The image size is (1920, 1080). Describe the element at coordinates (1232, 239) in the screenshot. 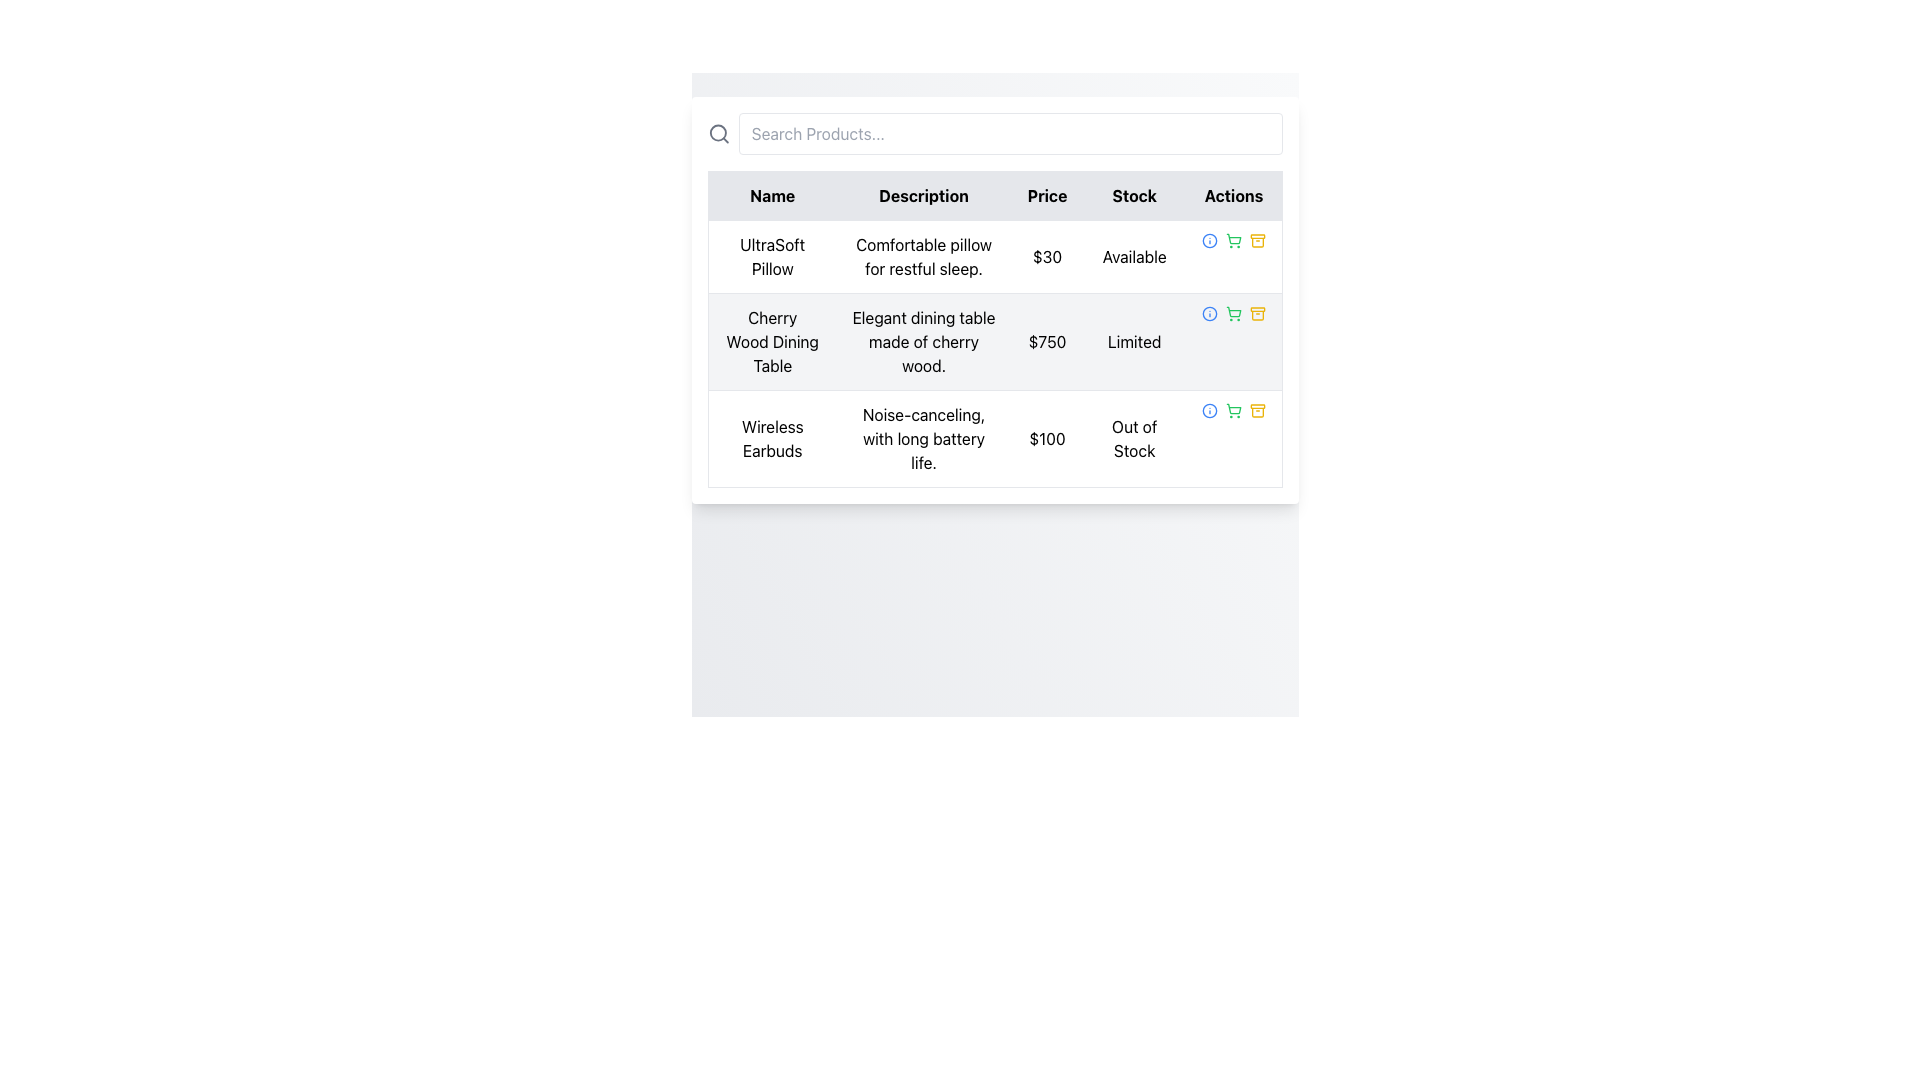

I see `the green shopping cart icon, which is the third action icon in the product table's row, to scale the icon` at that location.